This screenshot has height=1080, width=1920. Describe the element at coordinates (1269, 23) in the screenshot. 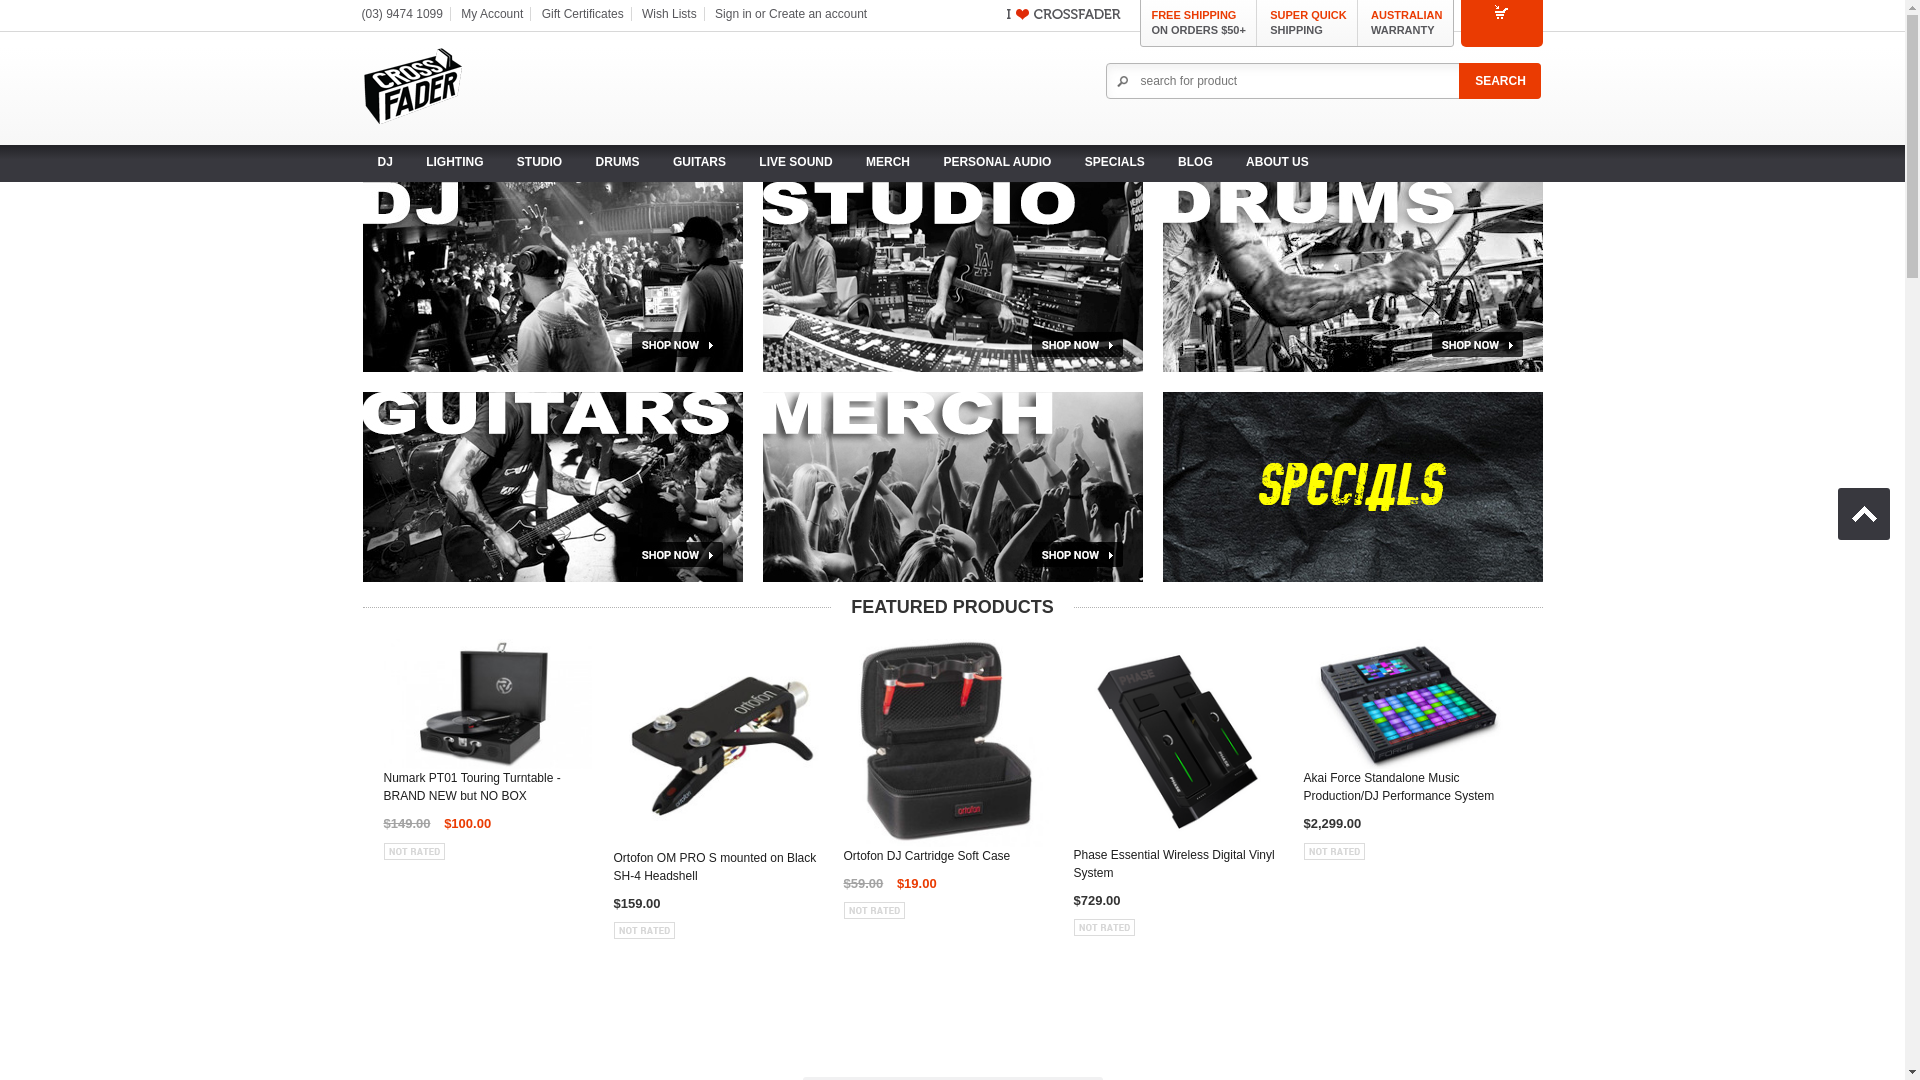

I see `'SUPER QUICK` at that location.